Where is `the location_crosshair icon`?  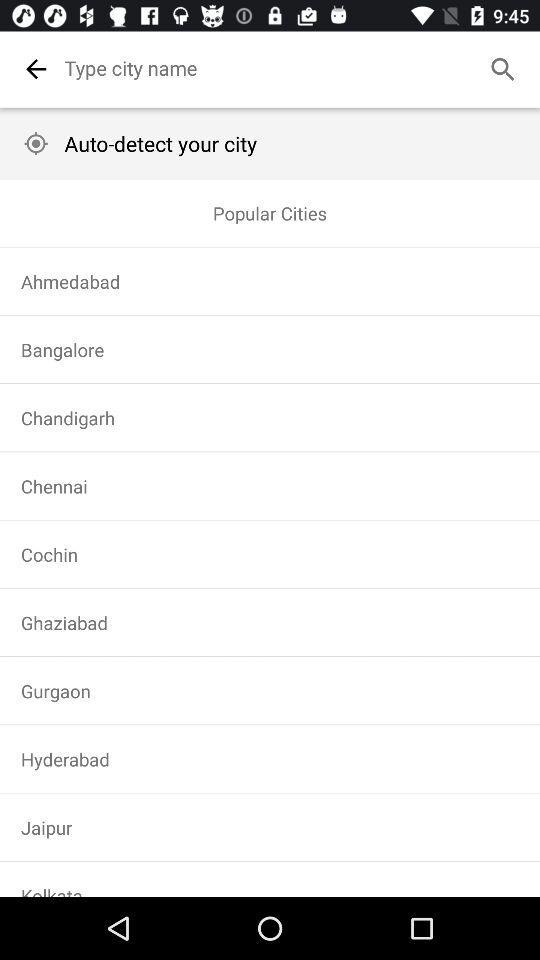 the location_crosshair icon is located at coordinates (36, 142).